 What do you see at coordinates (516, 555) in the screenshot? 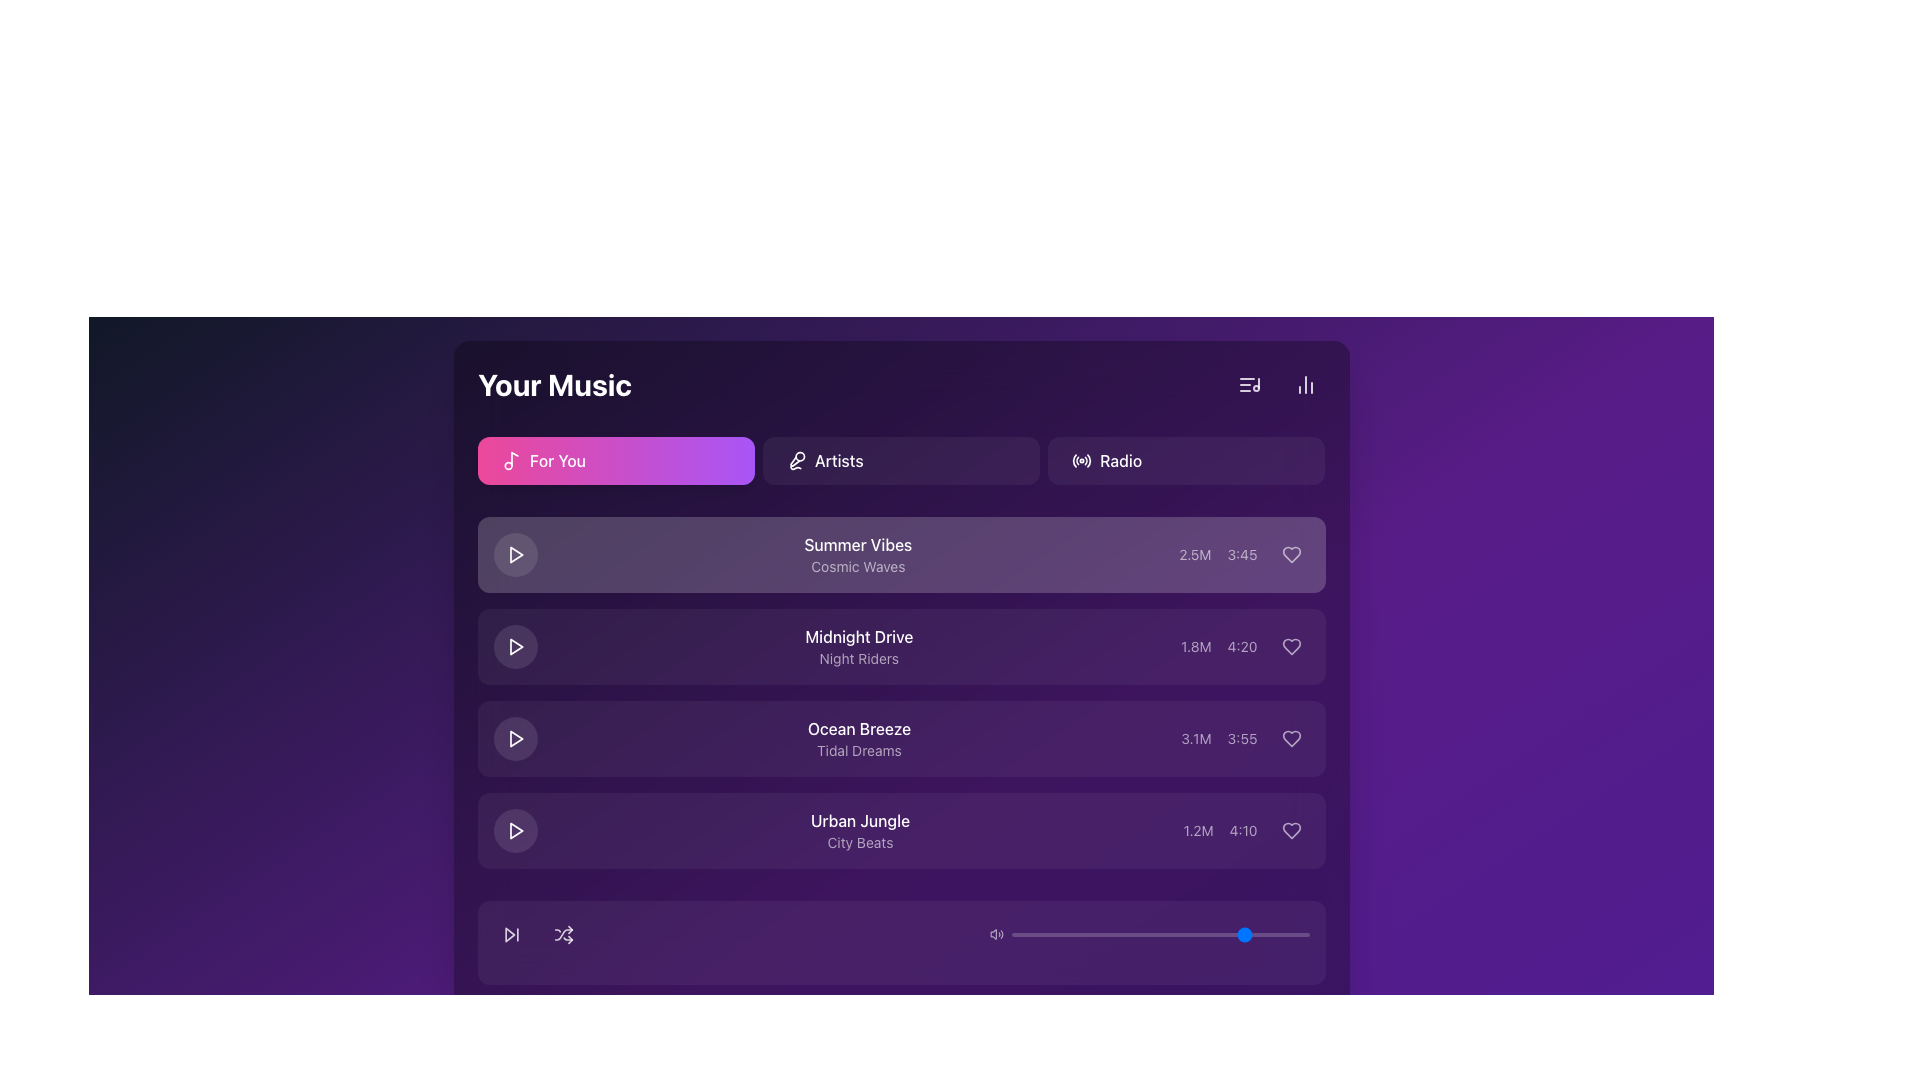
I see `the triangular play icon button located to the left of the 'Summer Vibes' song title` at bounding box center [516, 555].